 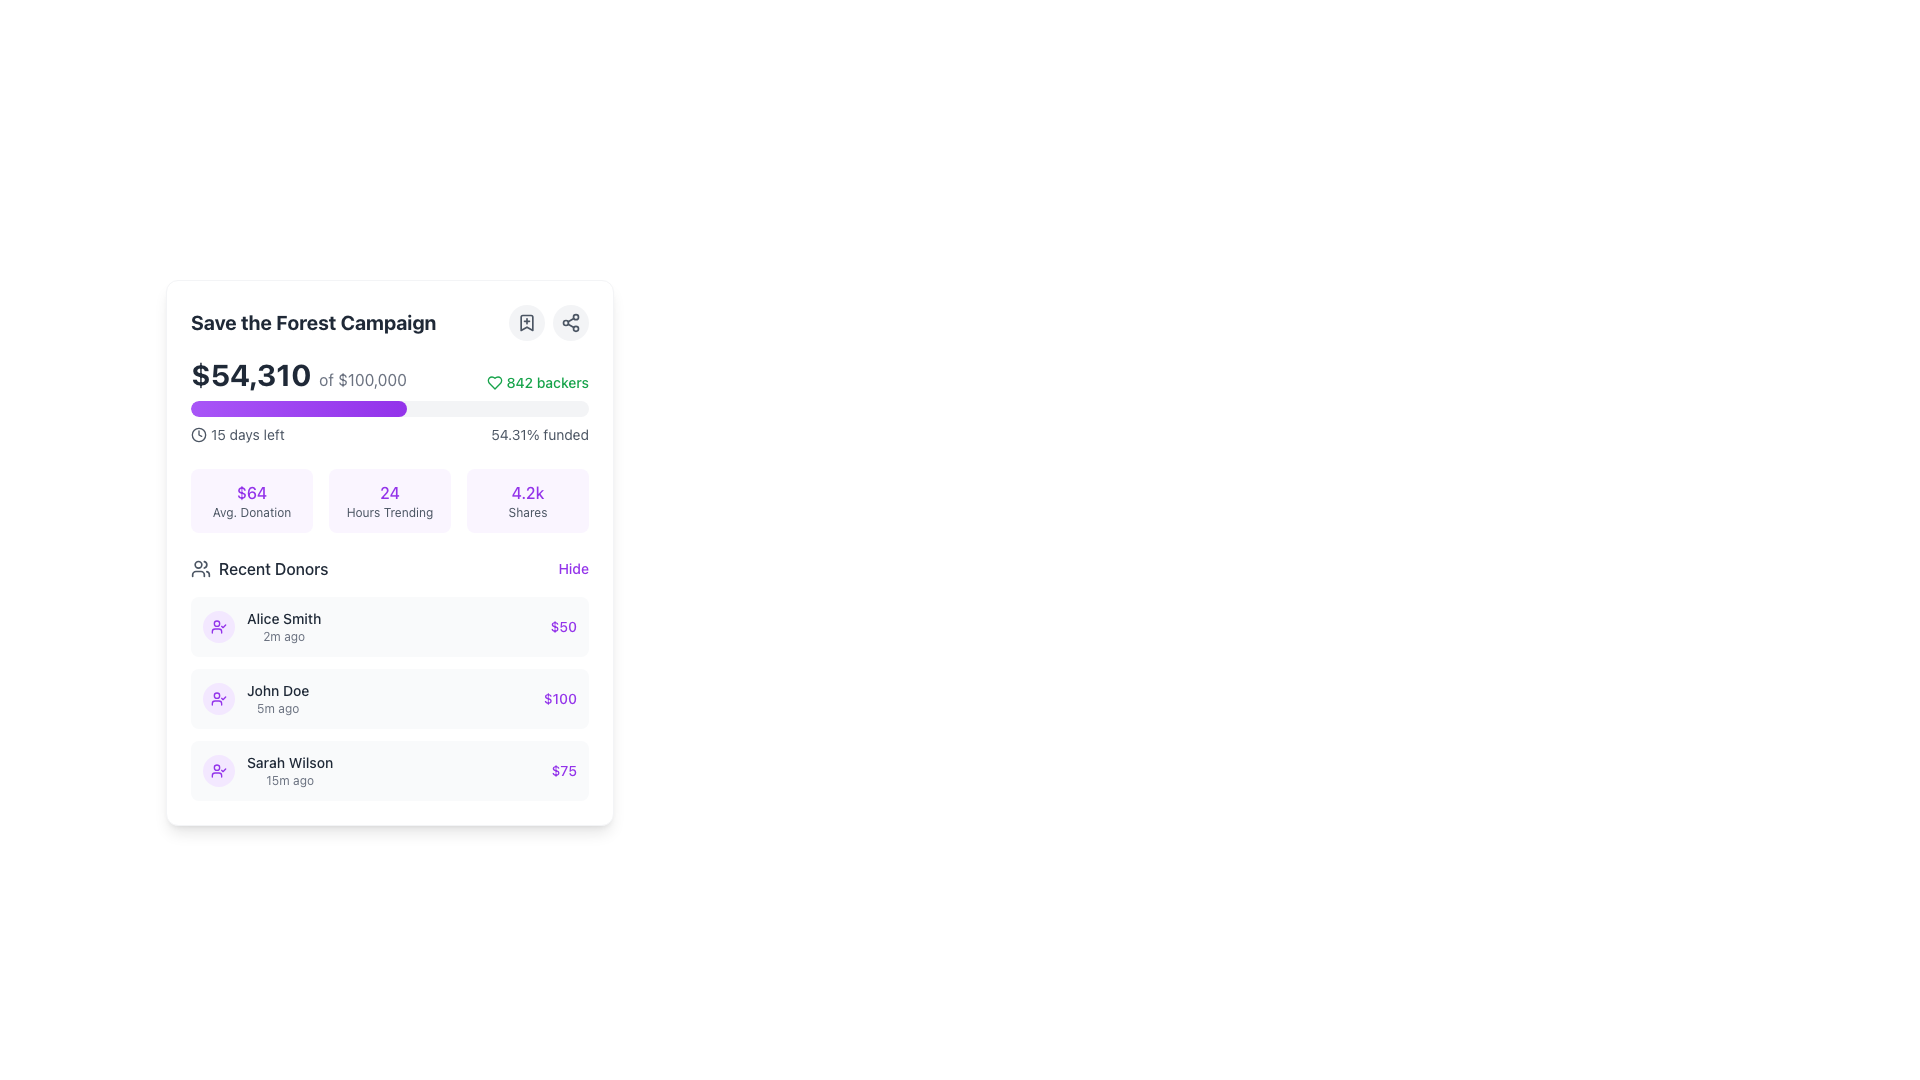 What do you see at coordinates (528, 500) in the screenshot?
I see `the Display card containing the numerical value '4.2k' and the text 'Shares', which is located in the rightmost column of the layout and has a light purple background` at bounding box center [528, 500].